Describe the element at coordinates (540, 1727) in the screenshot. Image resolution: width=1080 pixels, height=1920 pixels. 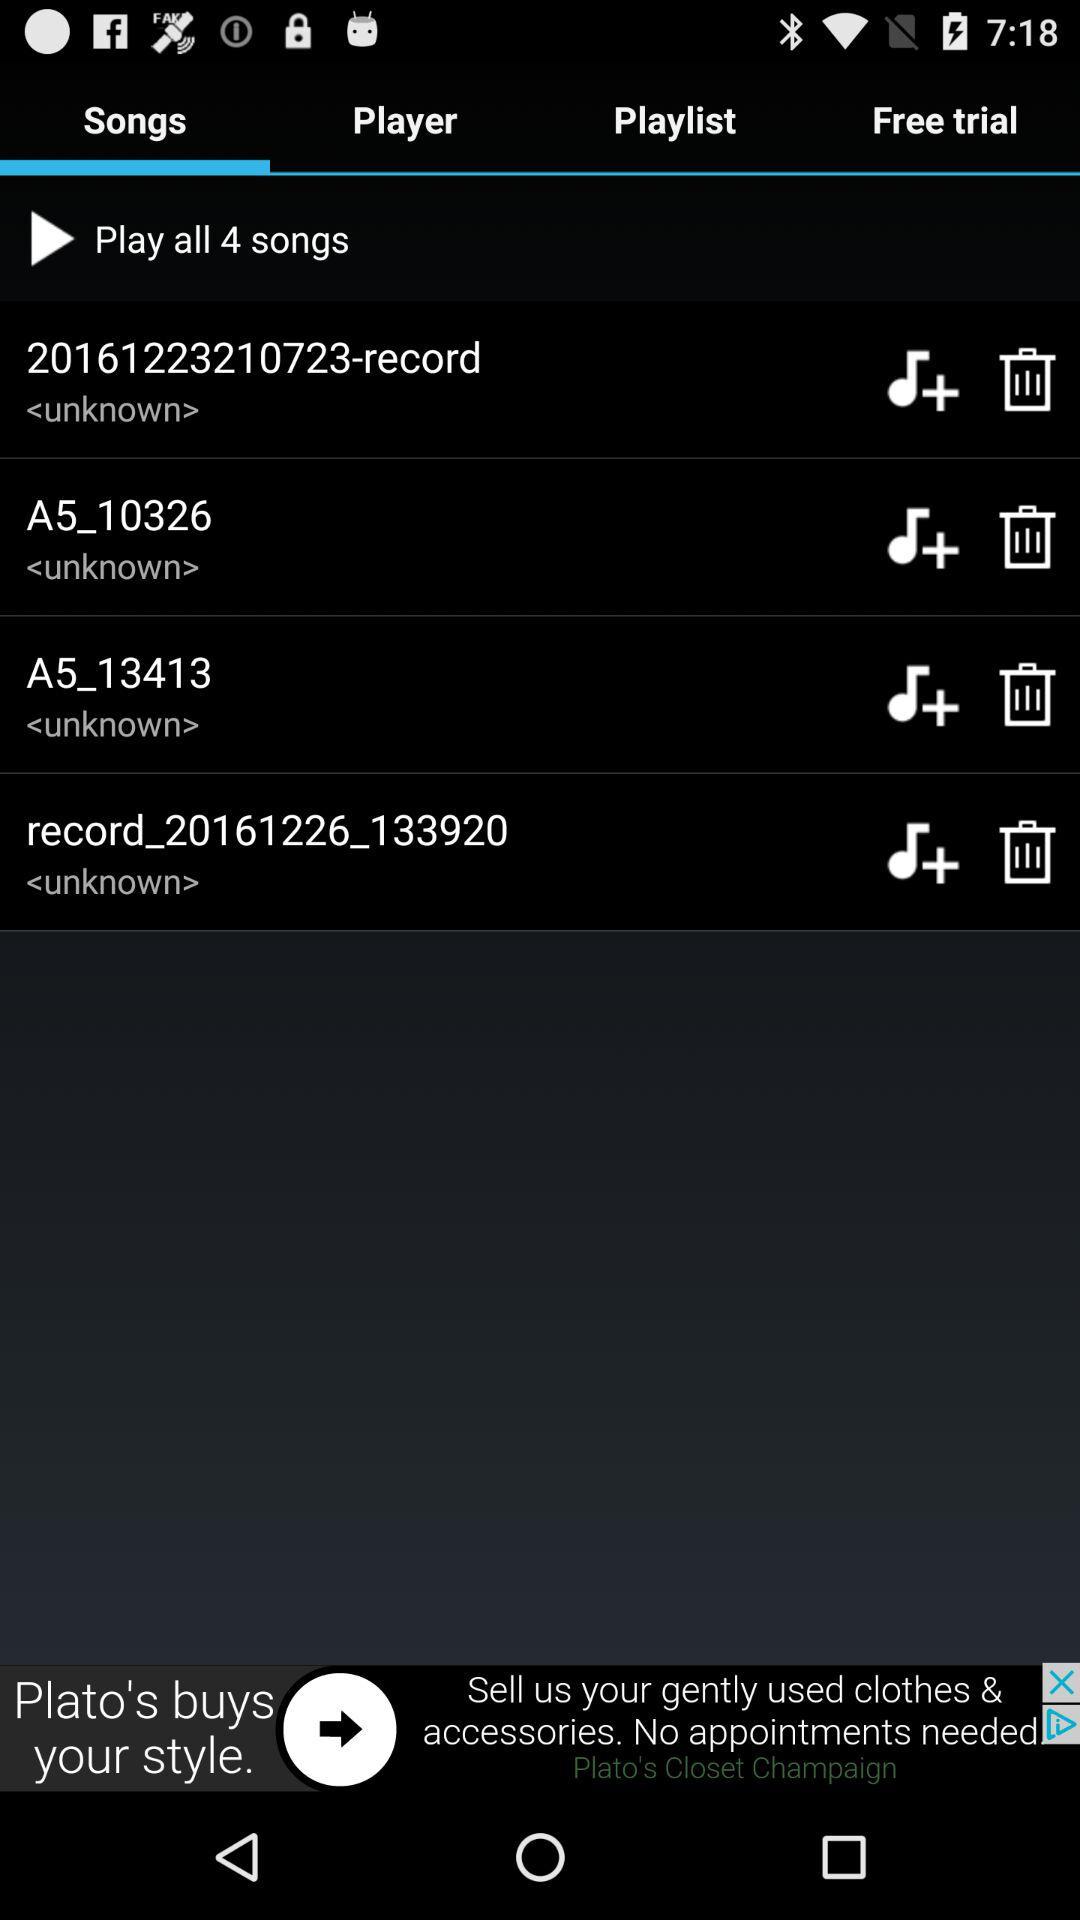
I see `advertisement` at that location.